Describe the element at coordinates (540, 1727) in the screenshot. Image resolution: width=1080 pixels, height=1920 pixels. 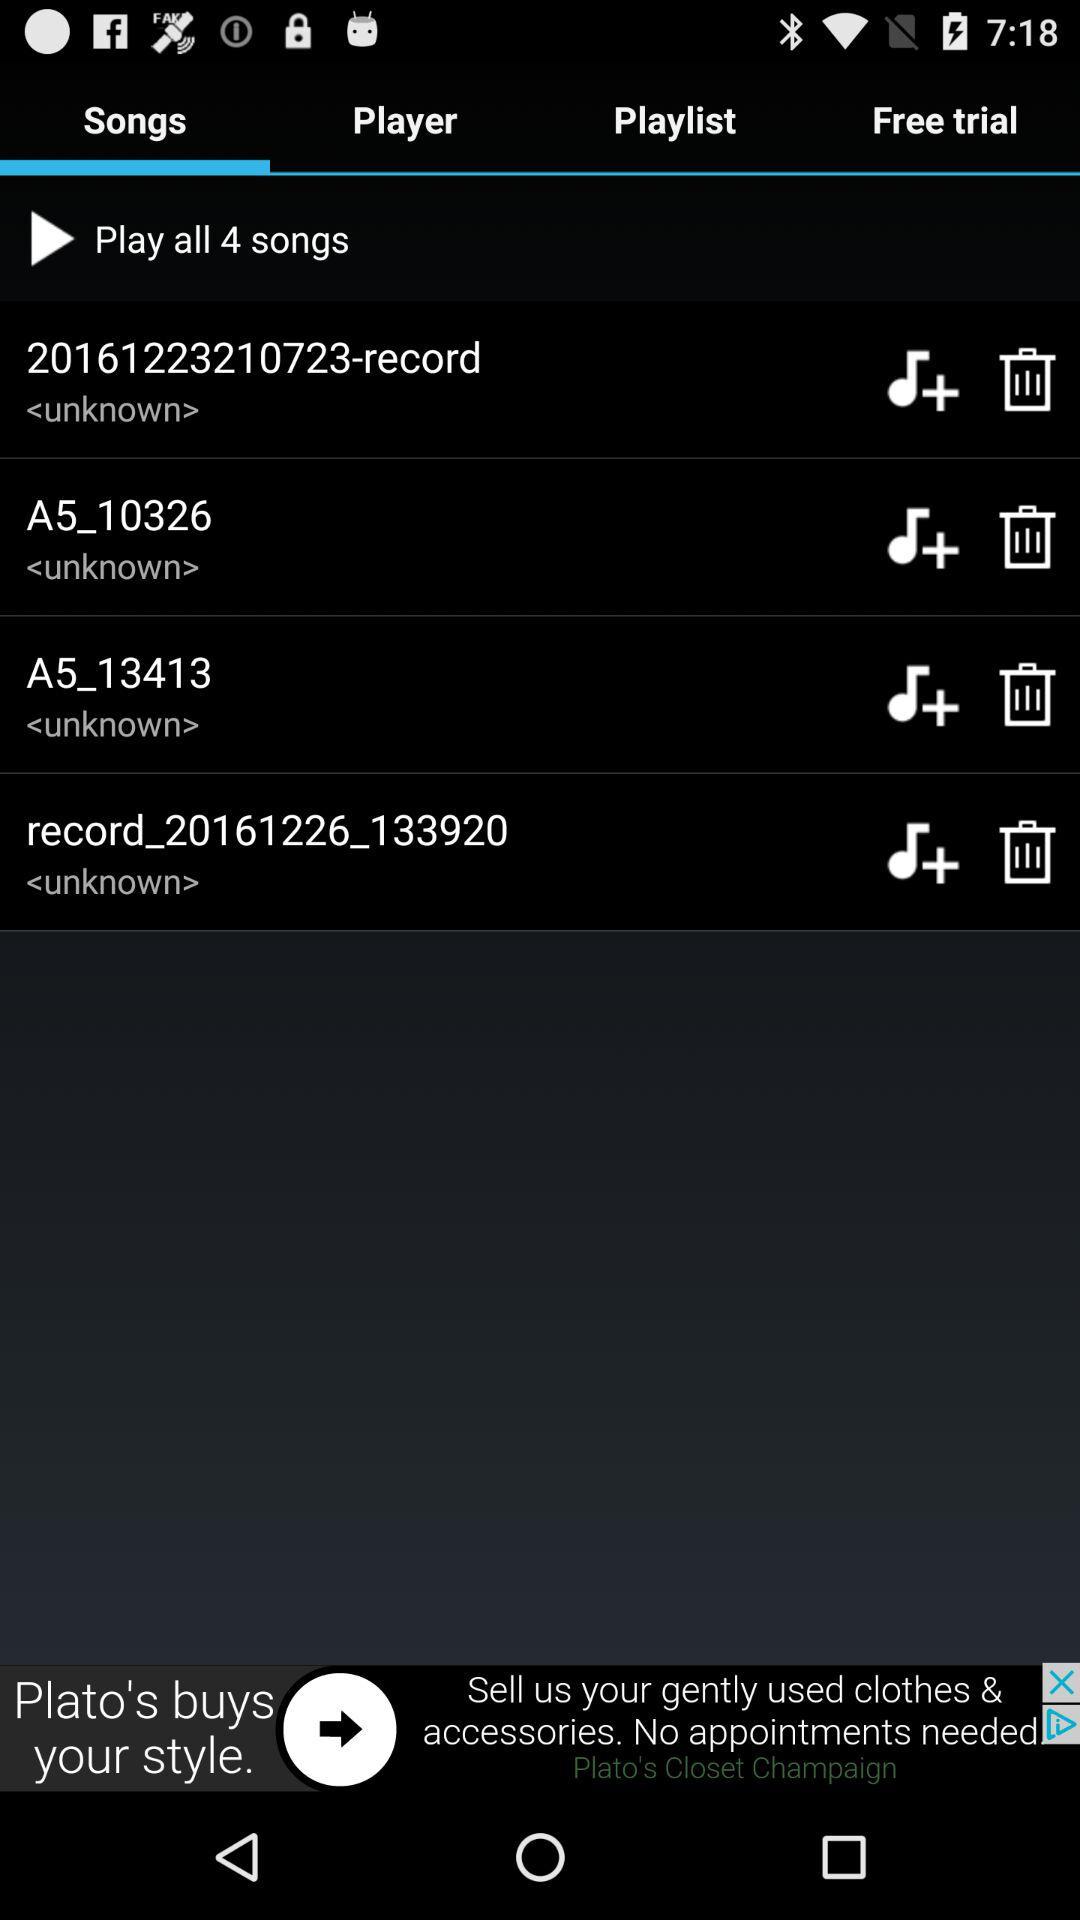
I see `advertisement` at that location.